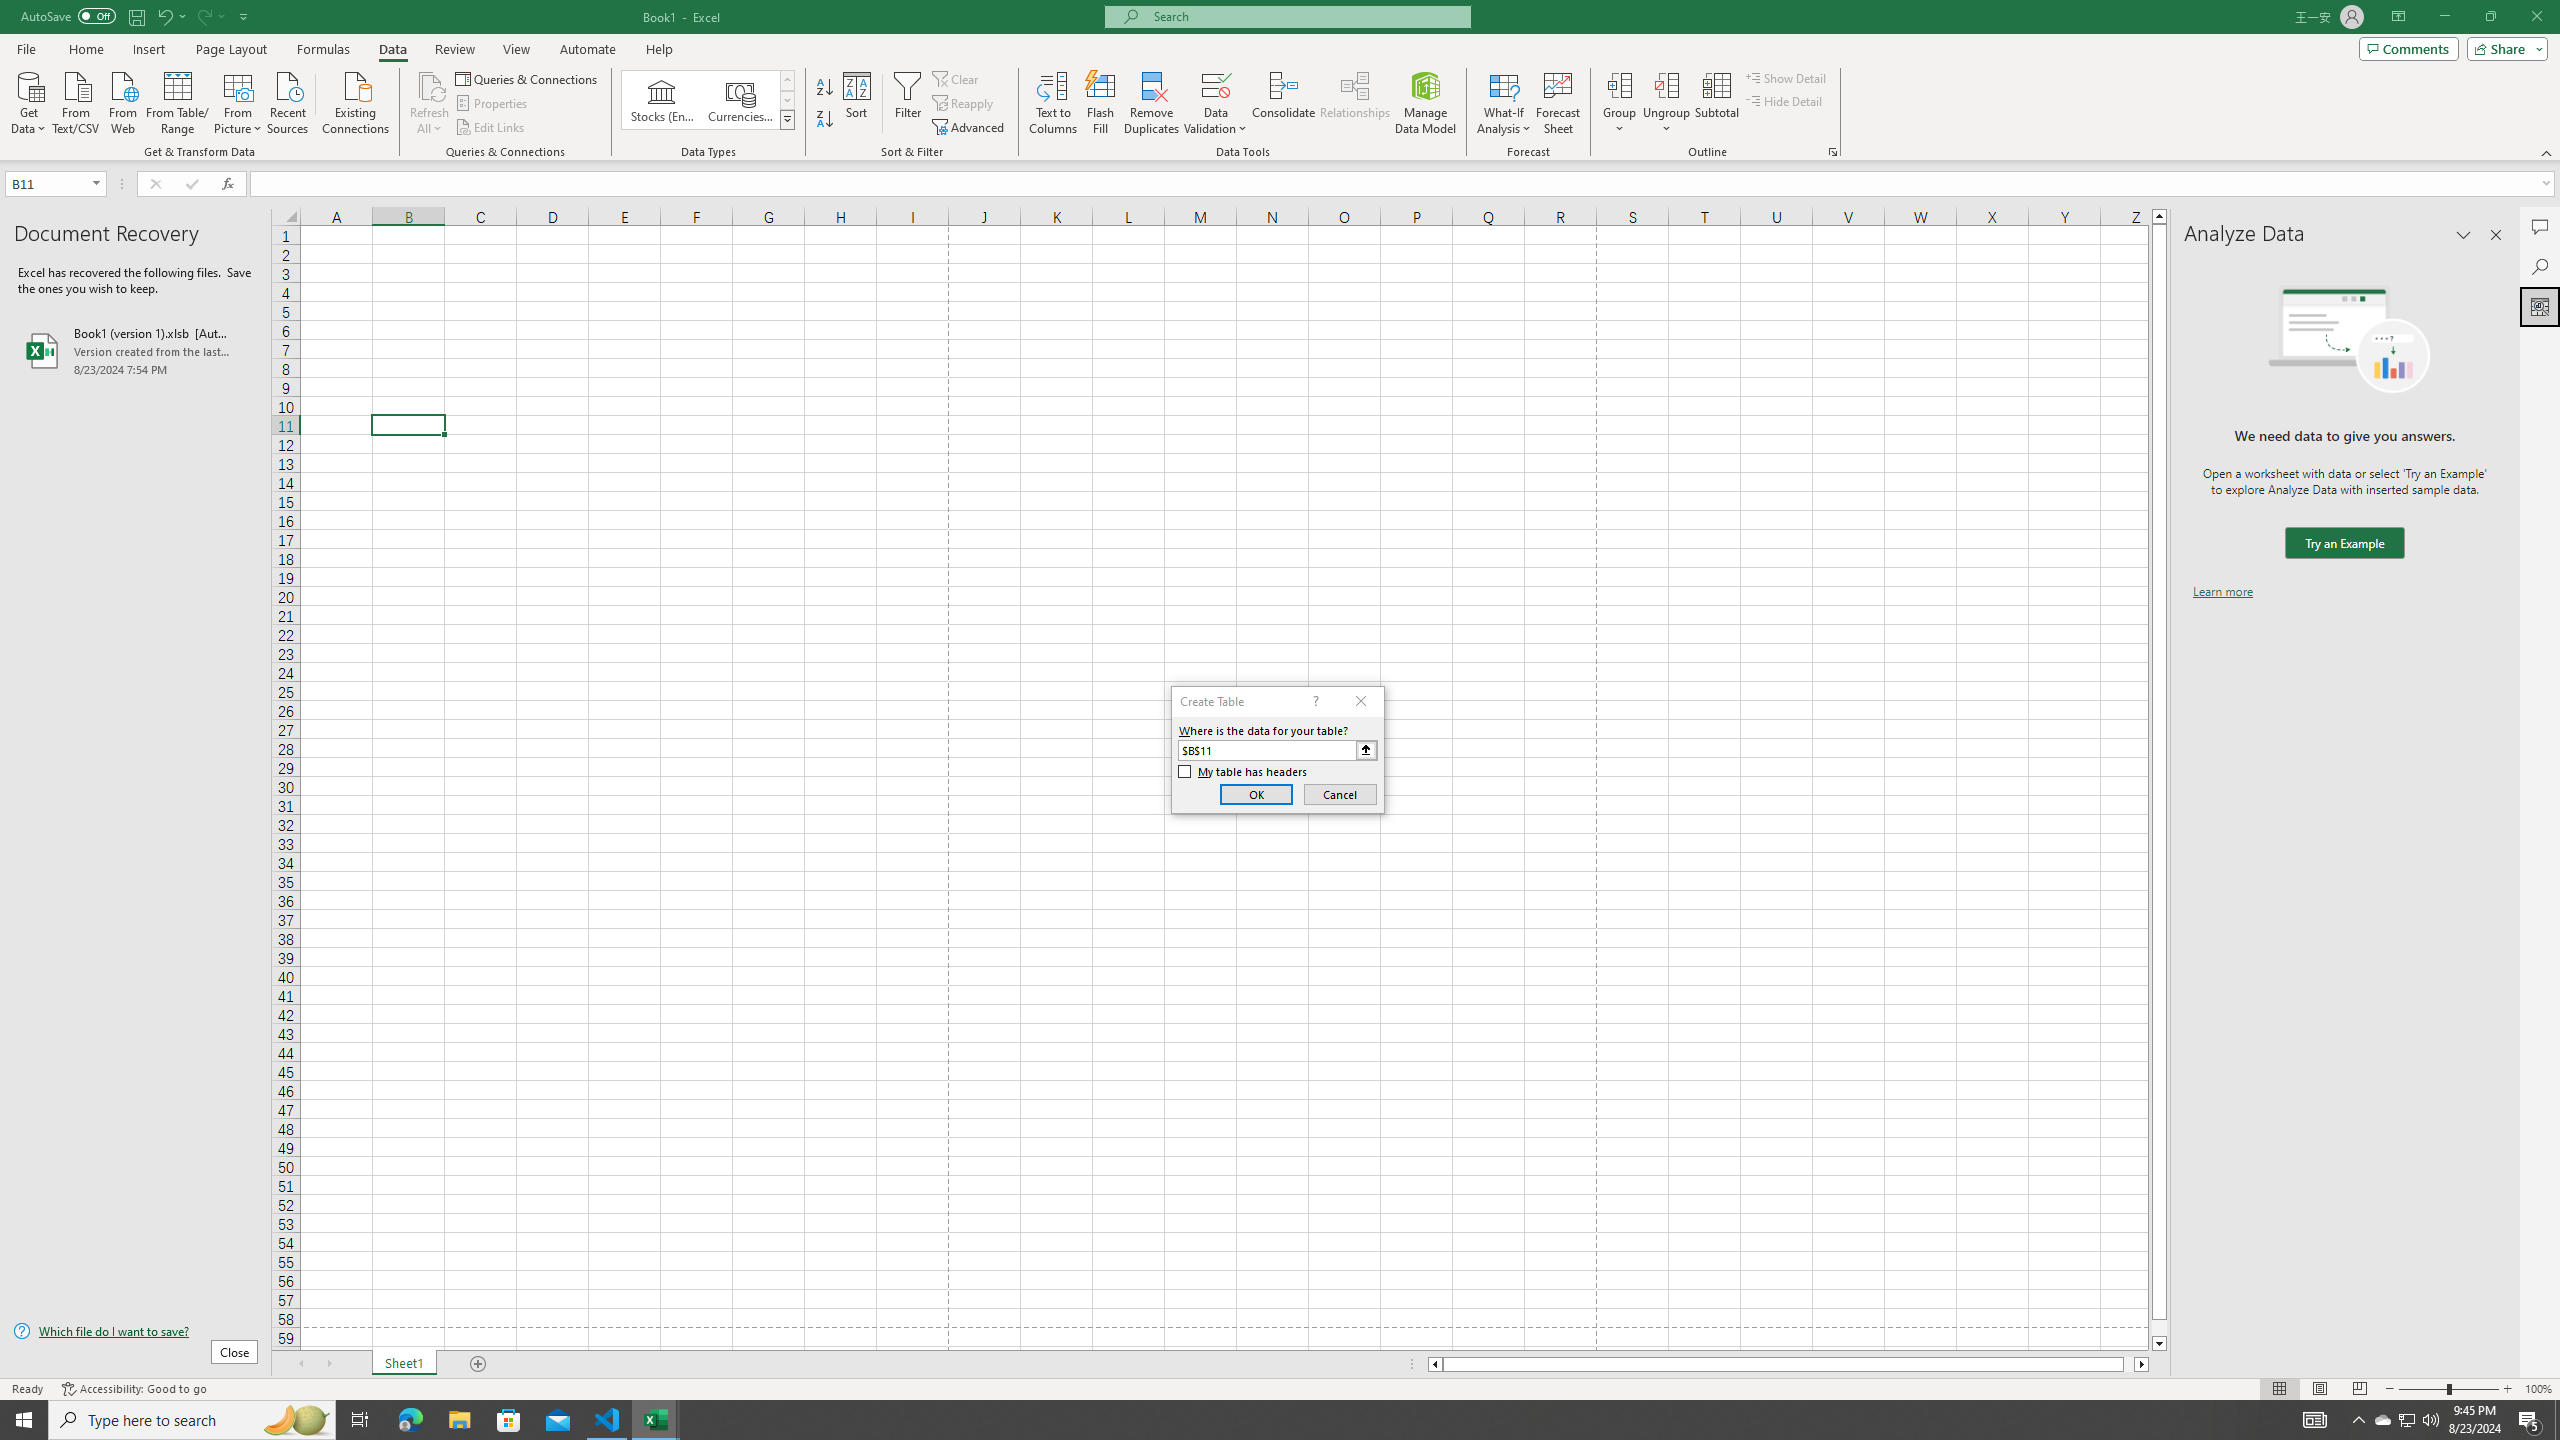 The width and height of the screenshot is (2560, 1440). Describe the element at coordinates (2343, 543) in the screenshot. I see `'We need data to give you answers. Try an Example'` at that location.